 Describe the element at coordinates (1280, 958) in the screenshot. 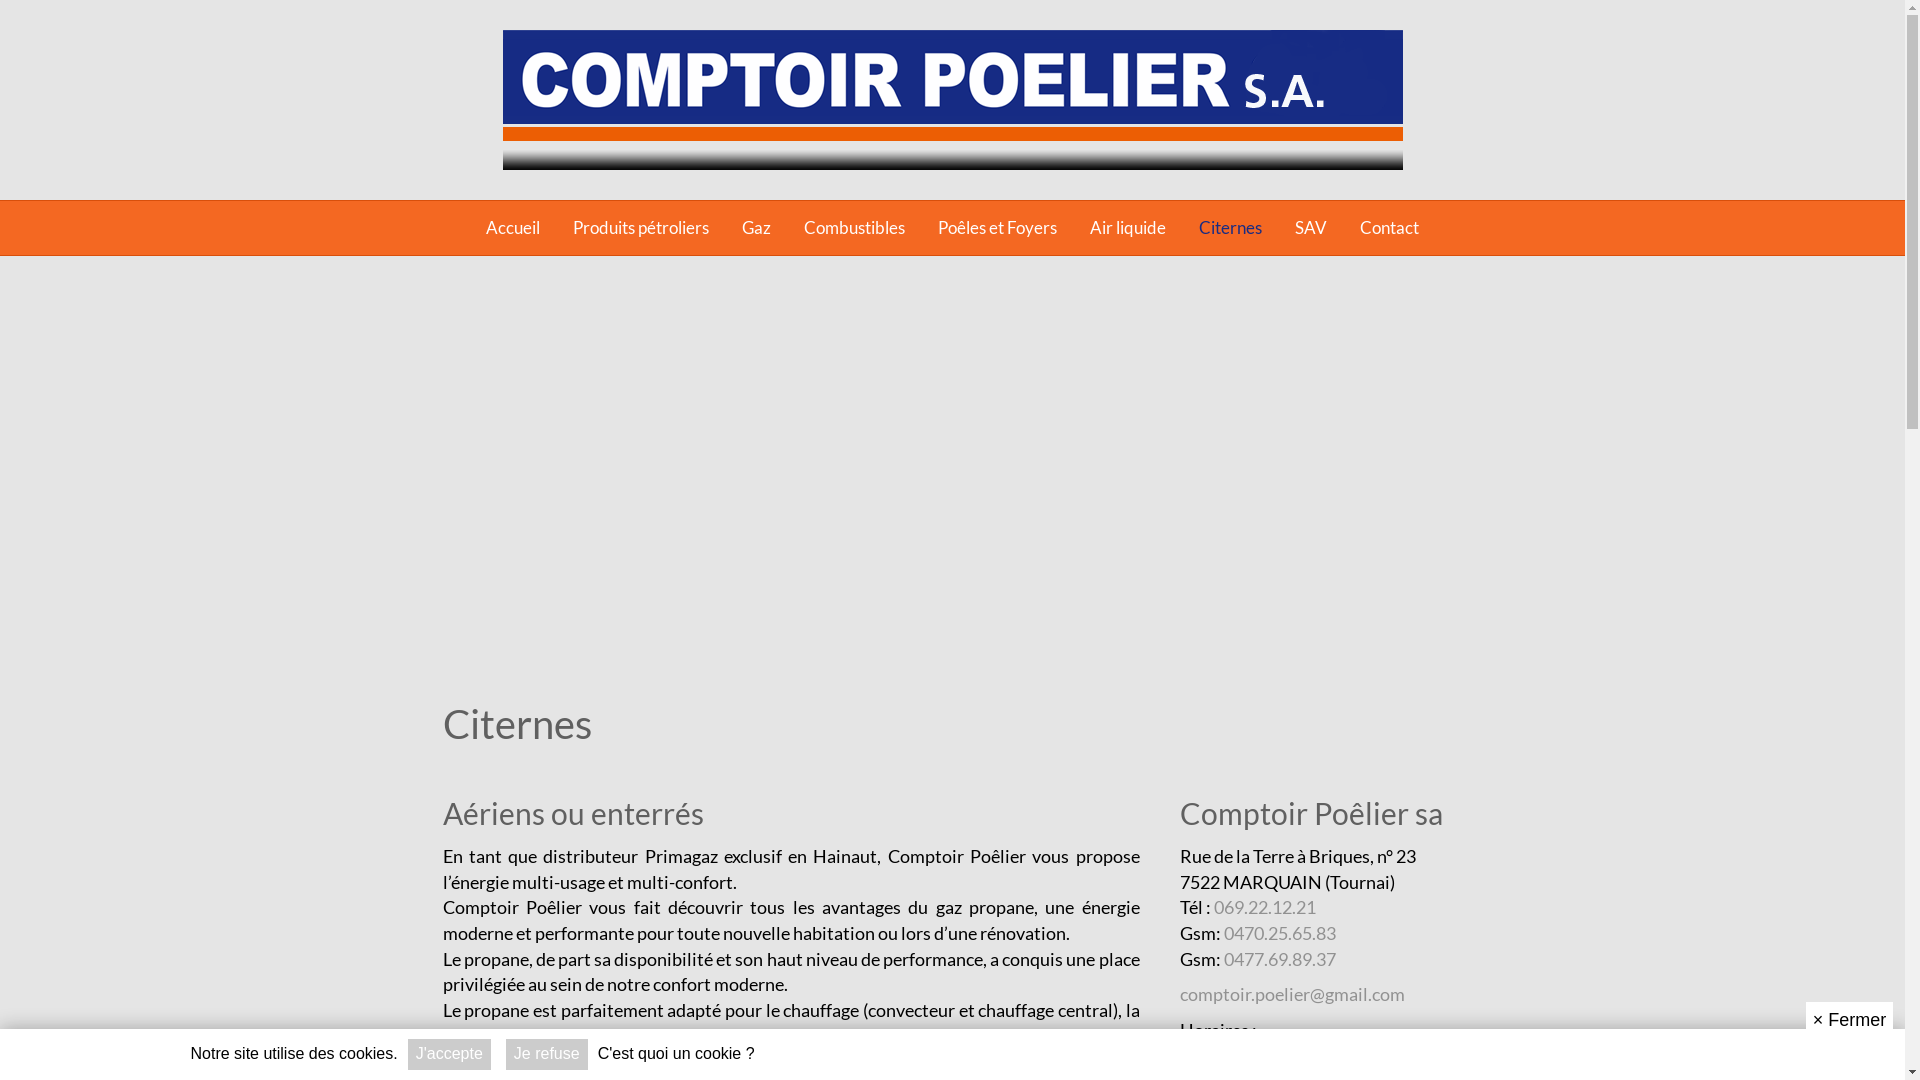

I see `'0477.69.89.37'` at that location.